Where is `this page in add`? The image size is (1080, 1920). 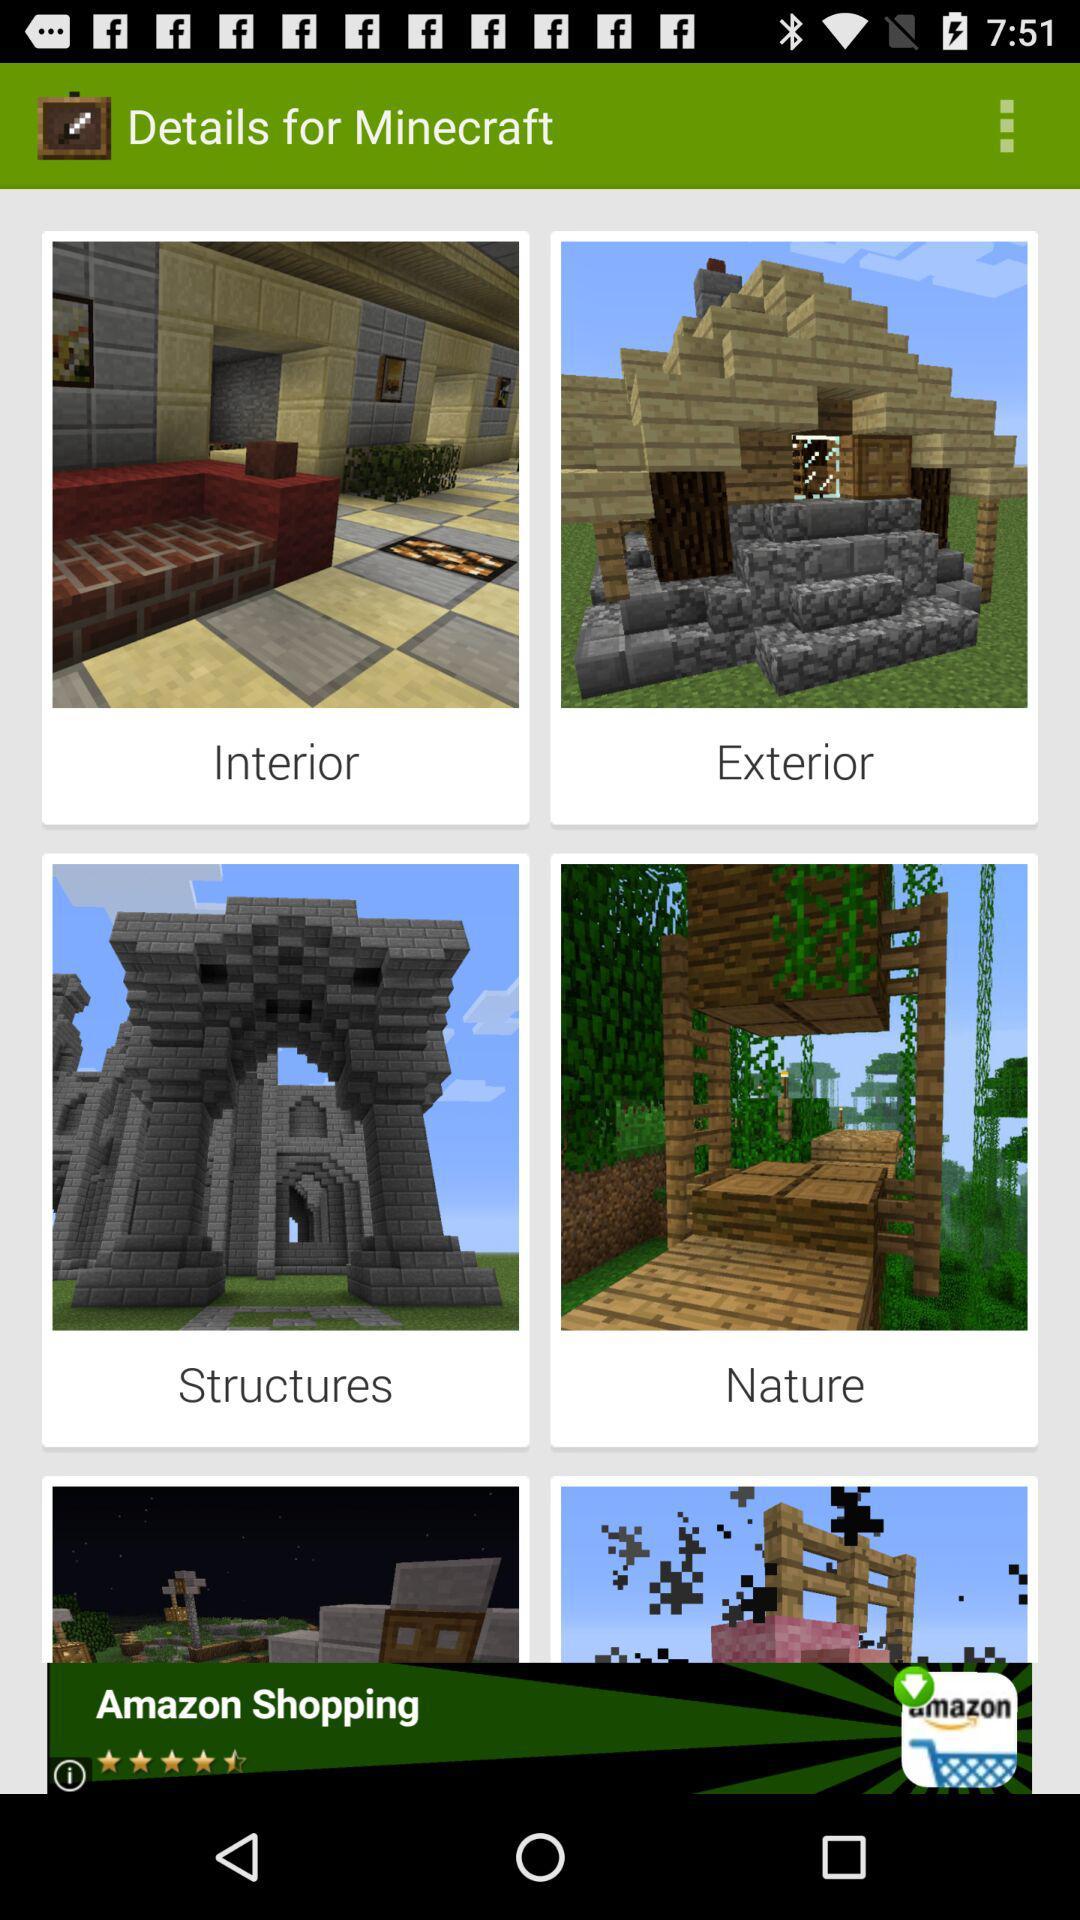 this page in add is located at coordinates (538, 1727).